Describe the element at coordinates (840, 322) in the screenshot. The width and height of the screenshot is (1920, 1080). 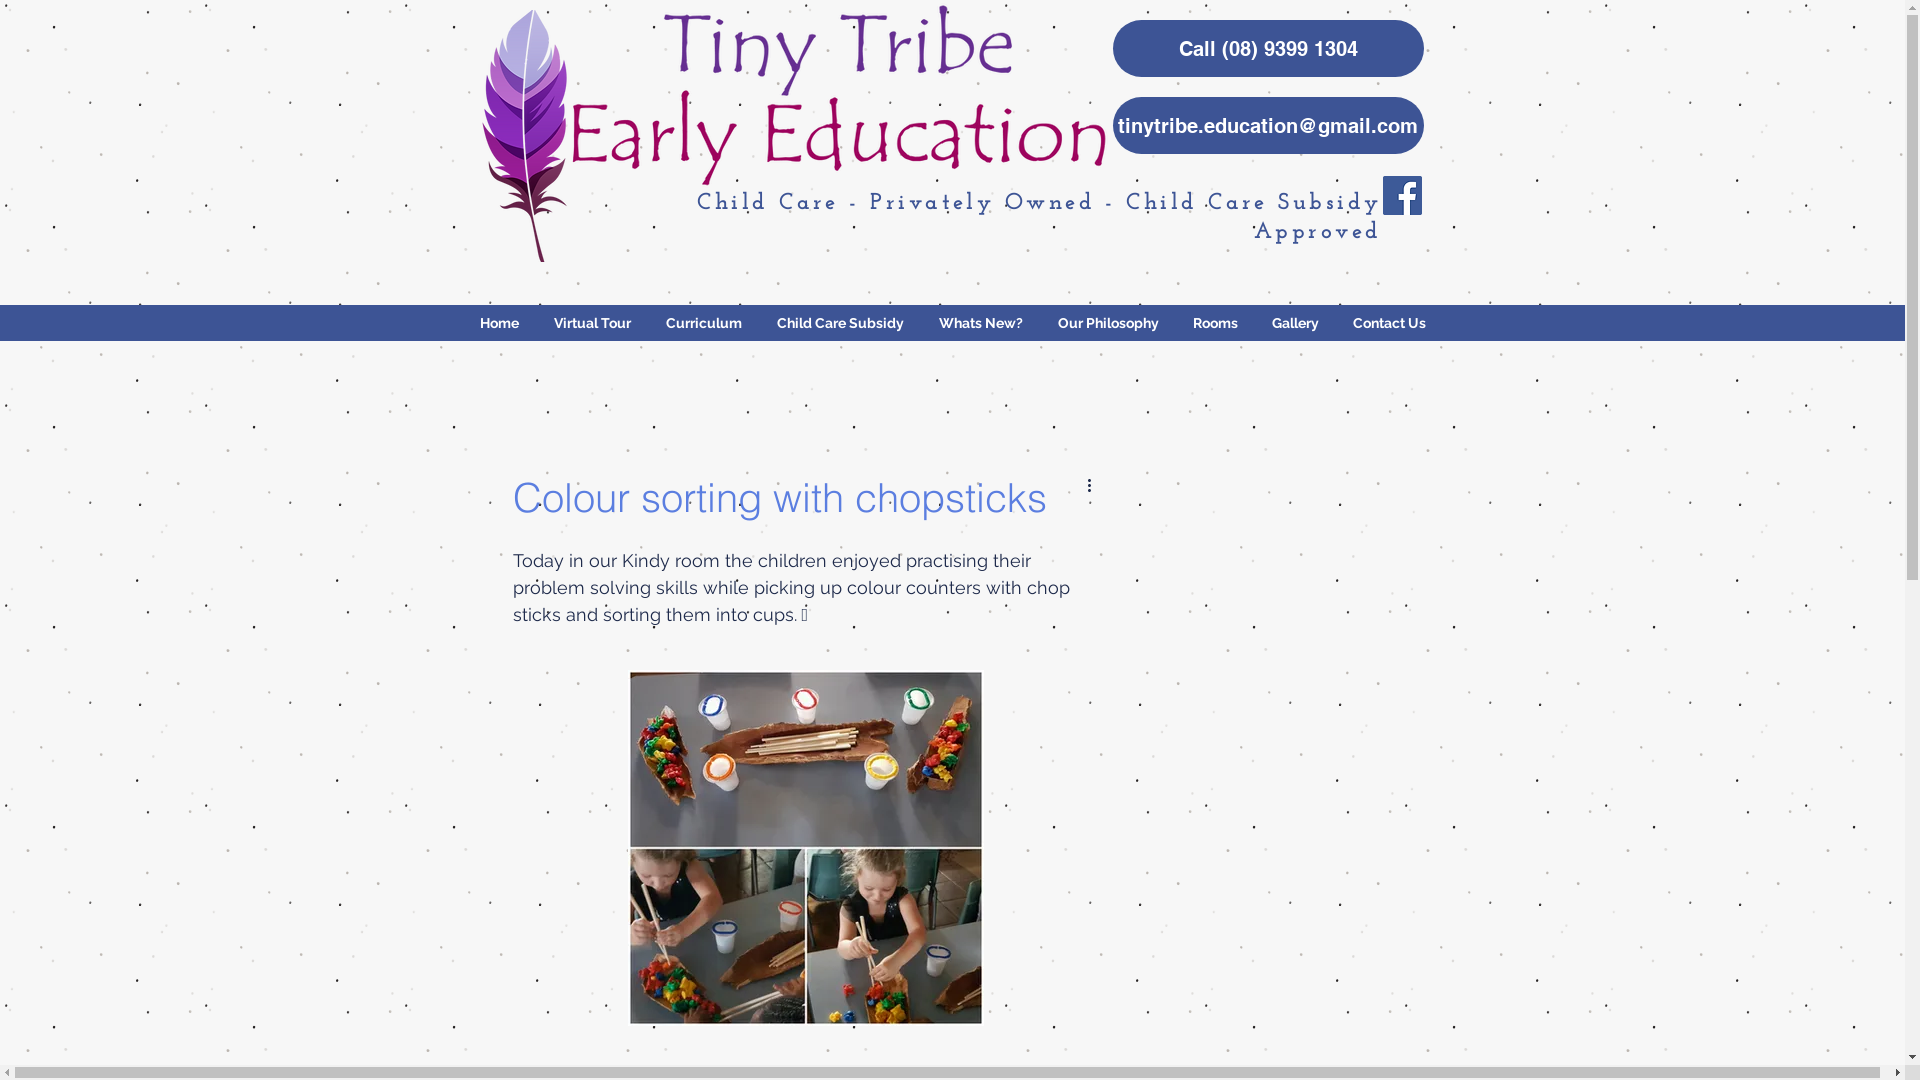
I see `'Child Care Subsidy'` at that location.